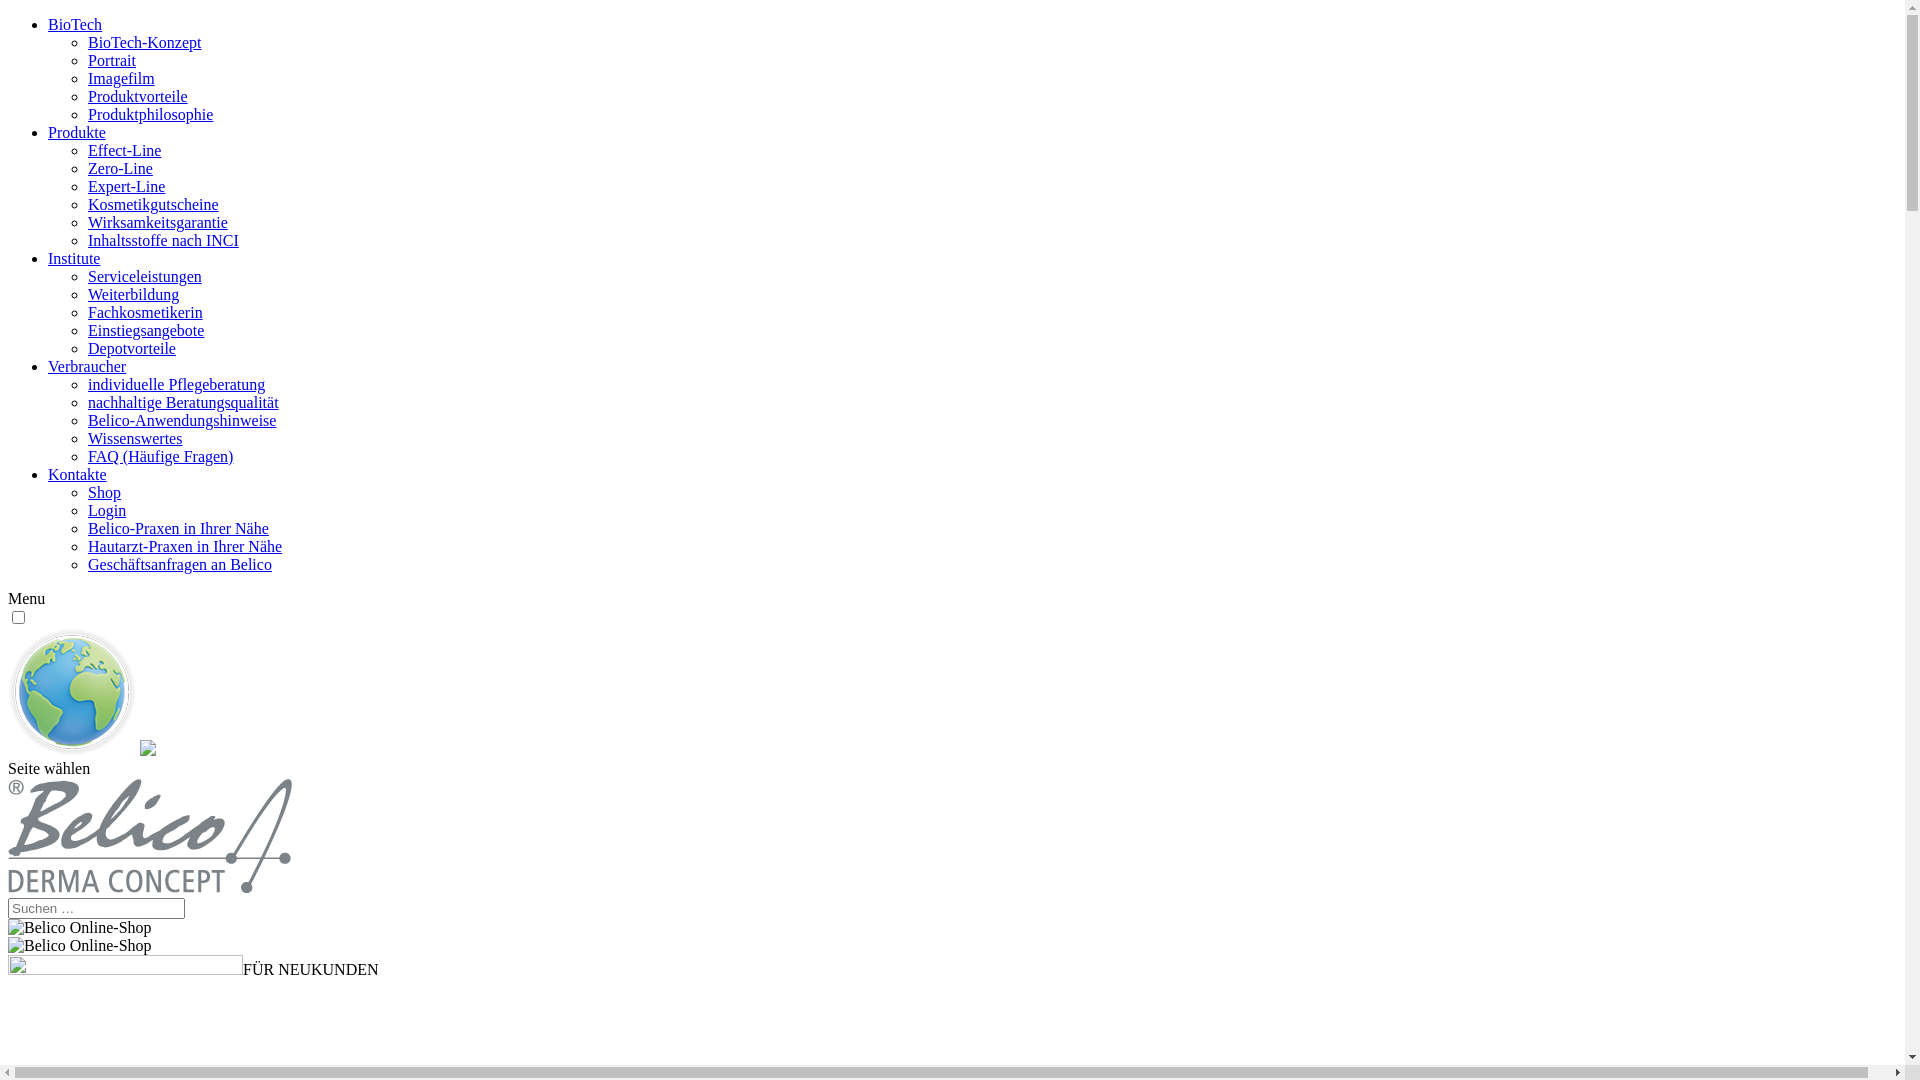 This screenshot has height=1080, width=1920. Describe the element at coordinates (77, 474) in the screenshot. I see `'Kontakte'` at that location.